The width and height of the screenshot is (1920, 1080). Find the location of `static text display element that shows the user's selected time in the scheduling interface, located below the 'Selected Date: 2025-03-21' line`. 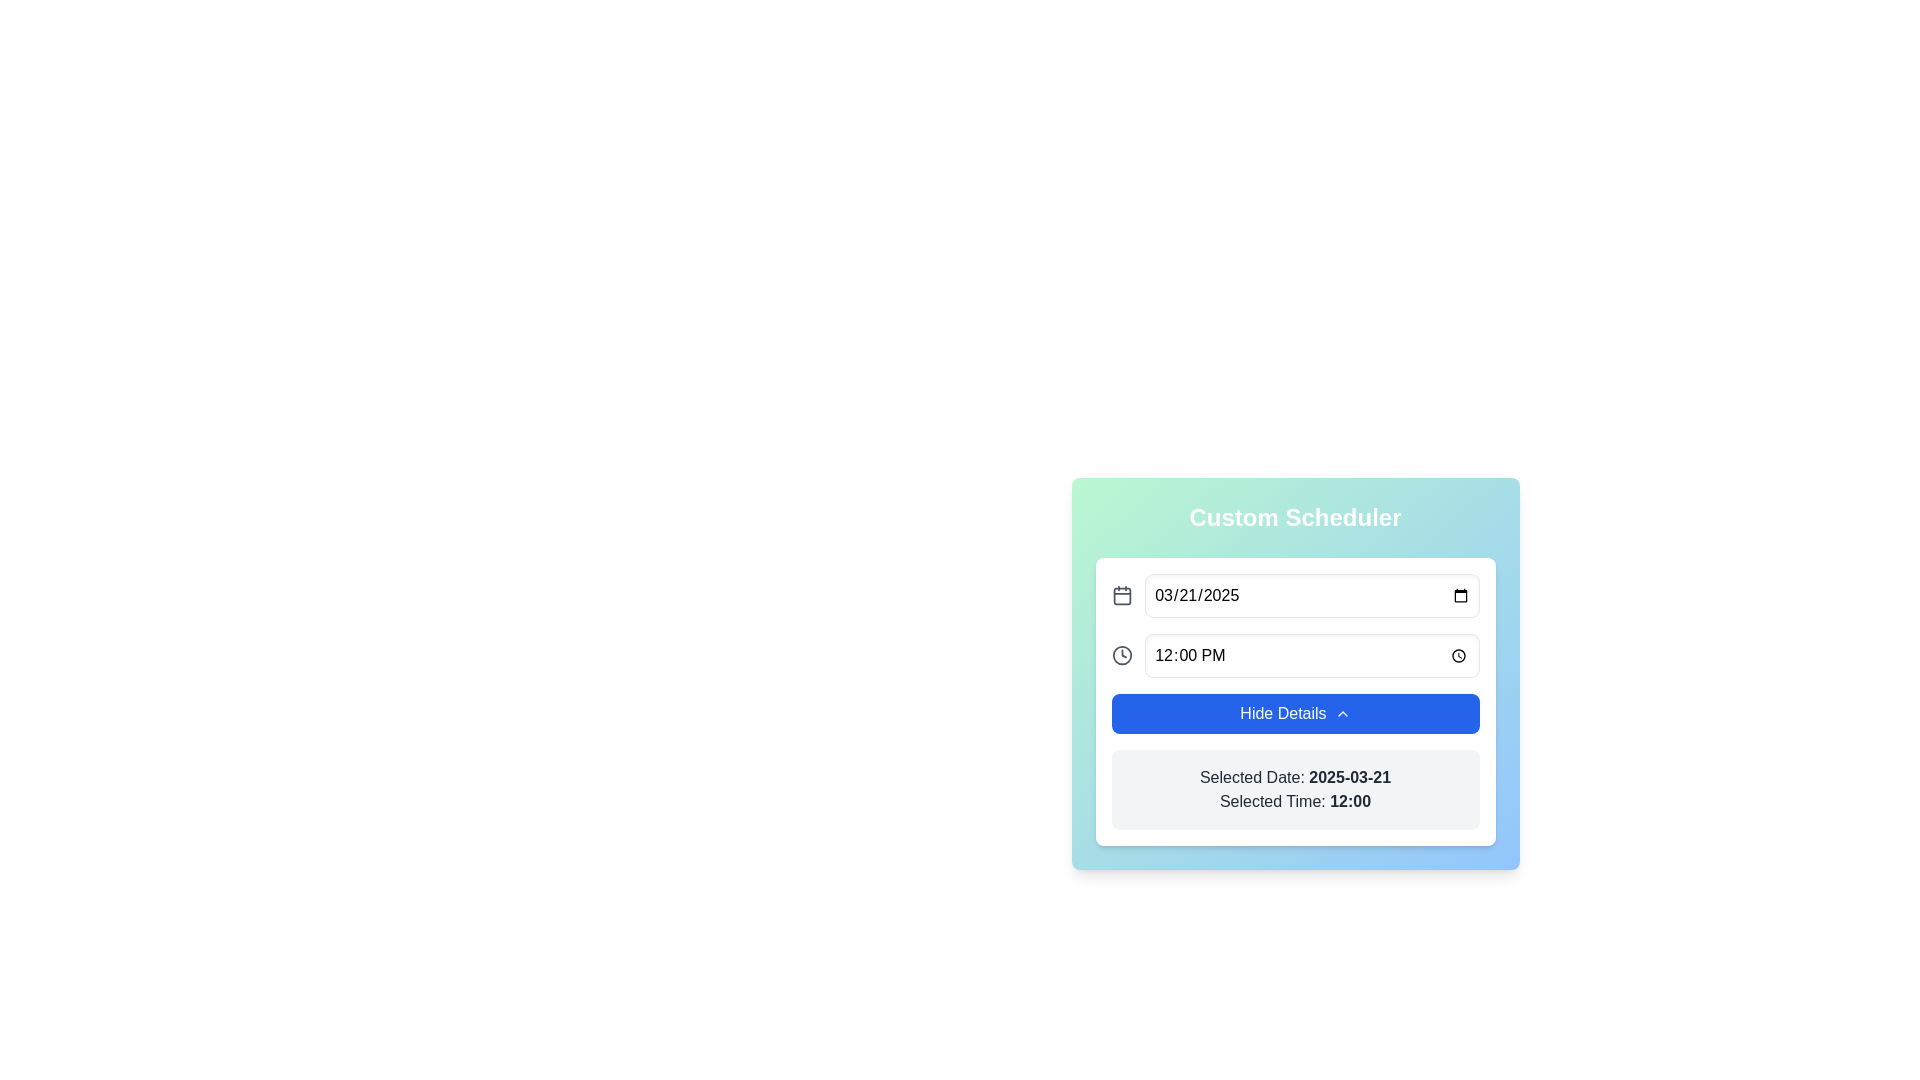

static text display element that shows the user's selected time in the scheduling interface, located below the 'Selected Date: 2025-03-21' line is located at coordinates (1295, 801).